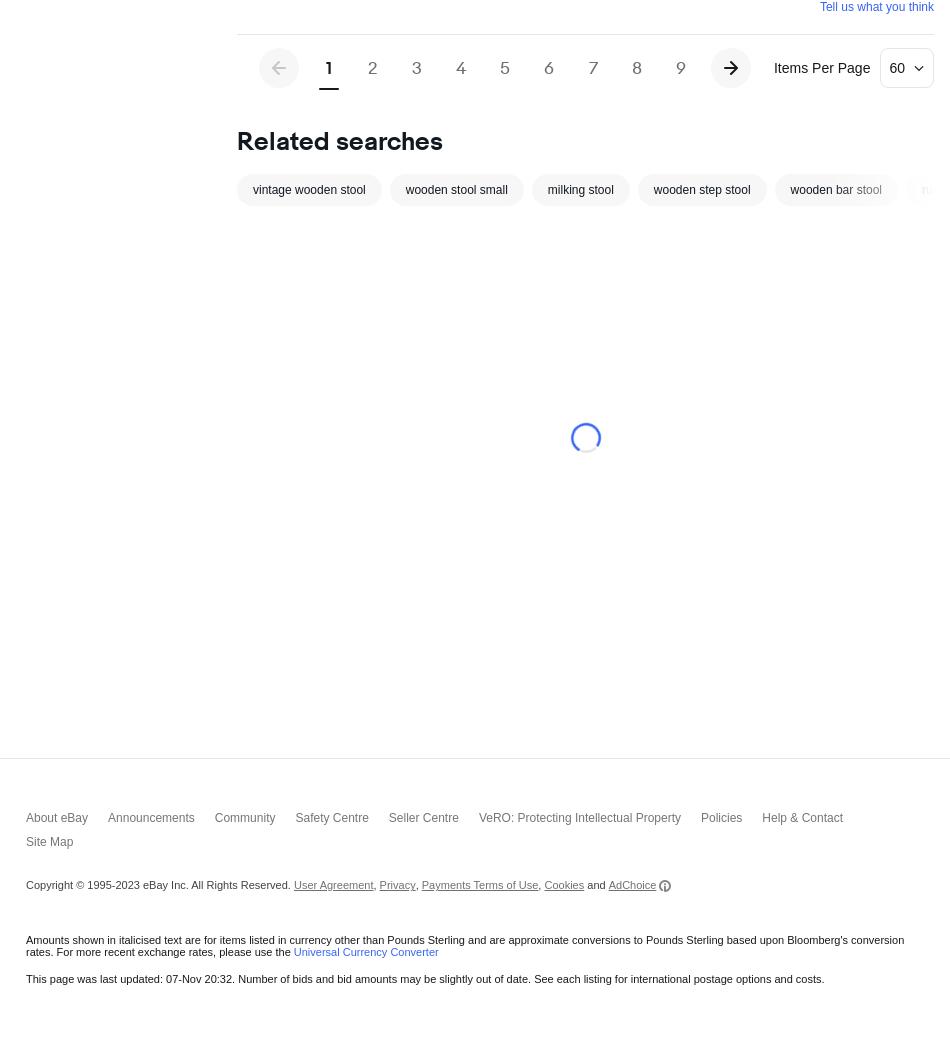 This screenshot has width=950, height=1050. Describe the element at coordinates (26, 538) in the screenshot. I see `'Amounts shown in italicised text are for items listed in currency other than Pounds Sterling and are approximate conversions to Pounds Sterling based upon Bloomberg's conversion rates. For more recent exchange rates, please use the'` at that location.